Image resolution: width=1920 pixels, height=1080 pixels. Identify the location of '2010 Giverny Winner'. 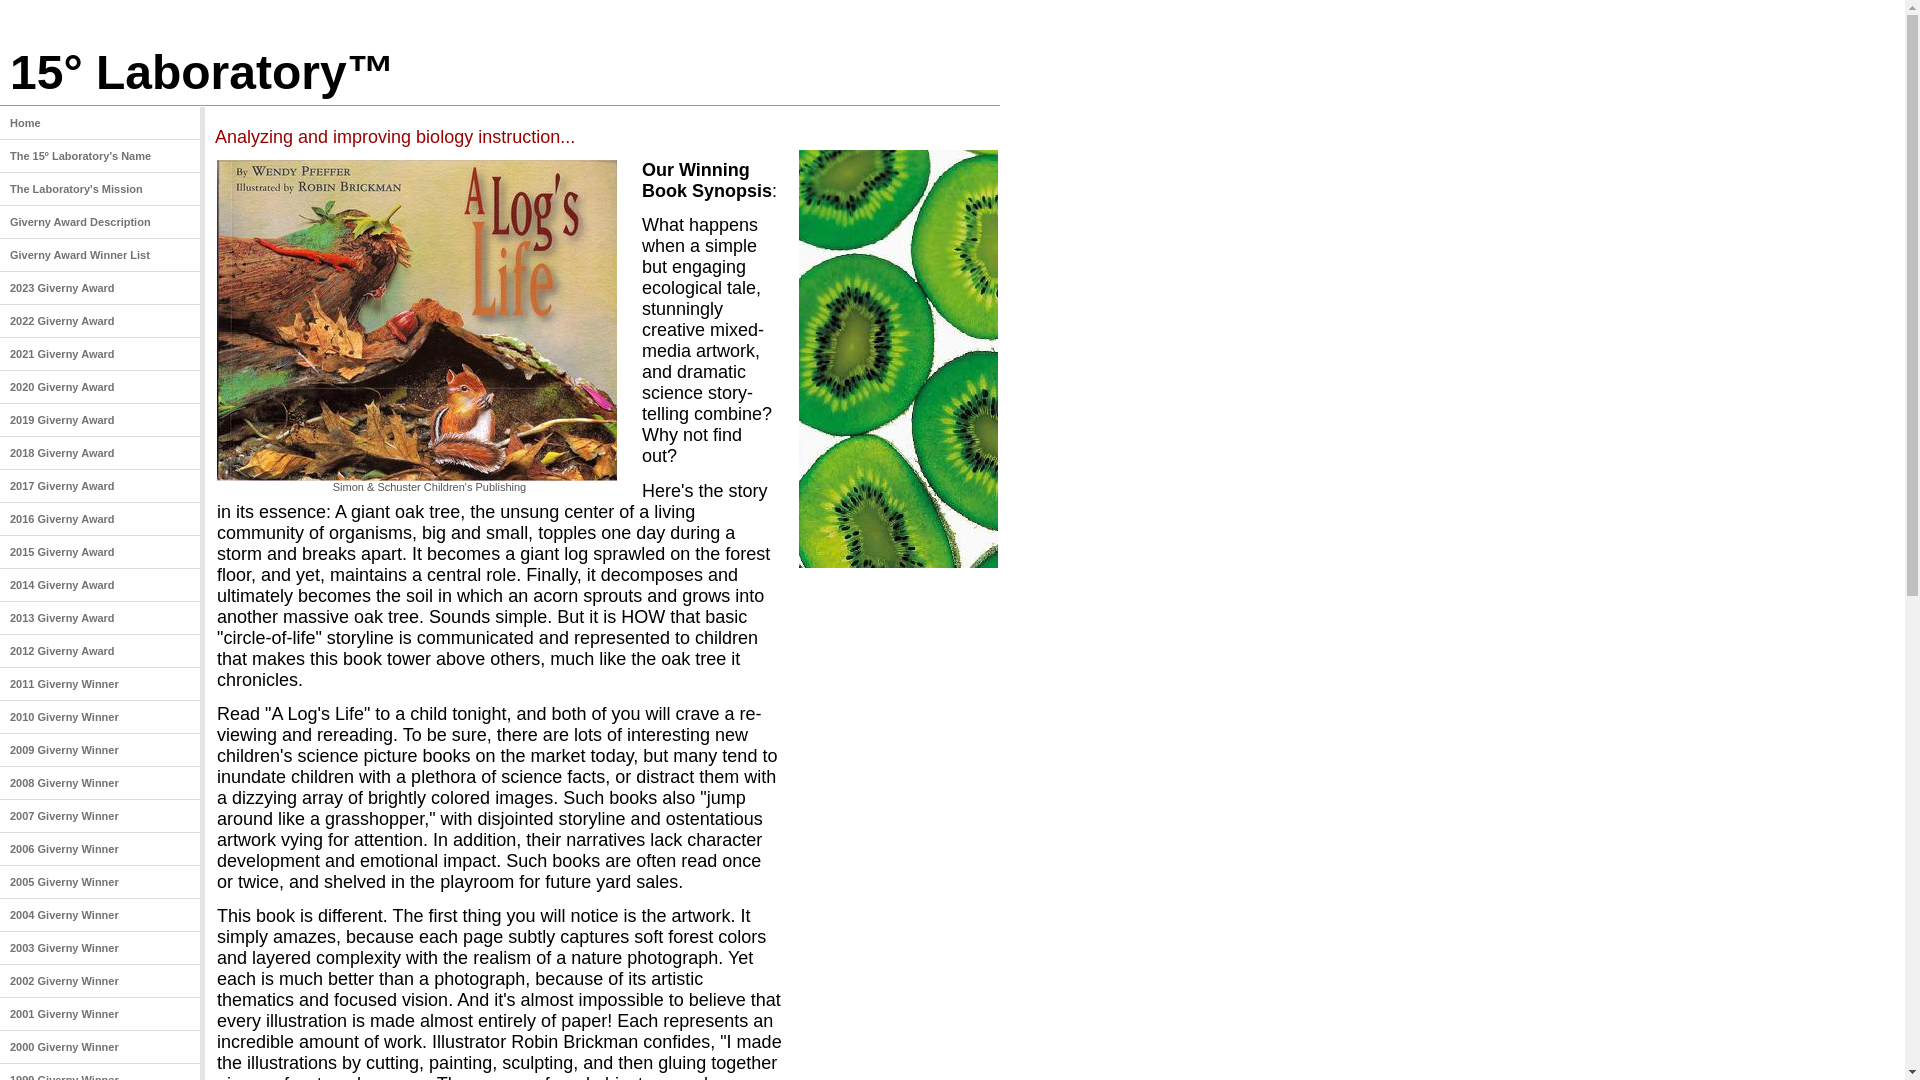
(99, 716).